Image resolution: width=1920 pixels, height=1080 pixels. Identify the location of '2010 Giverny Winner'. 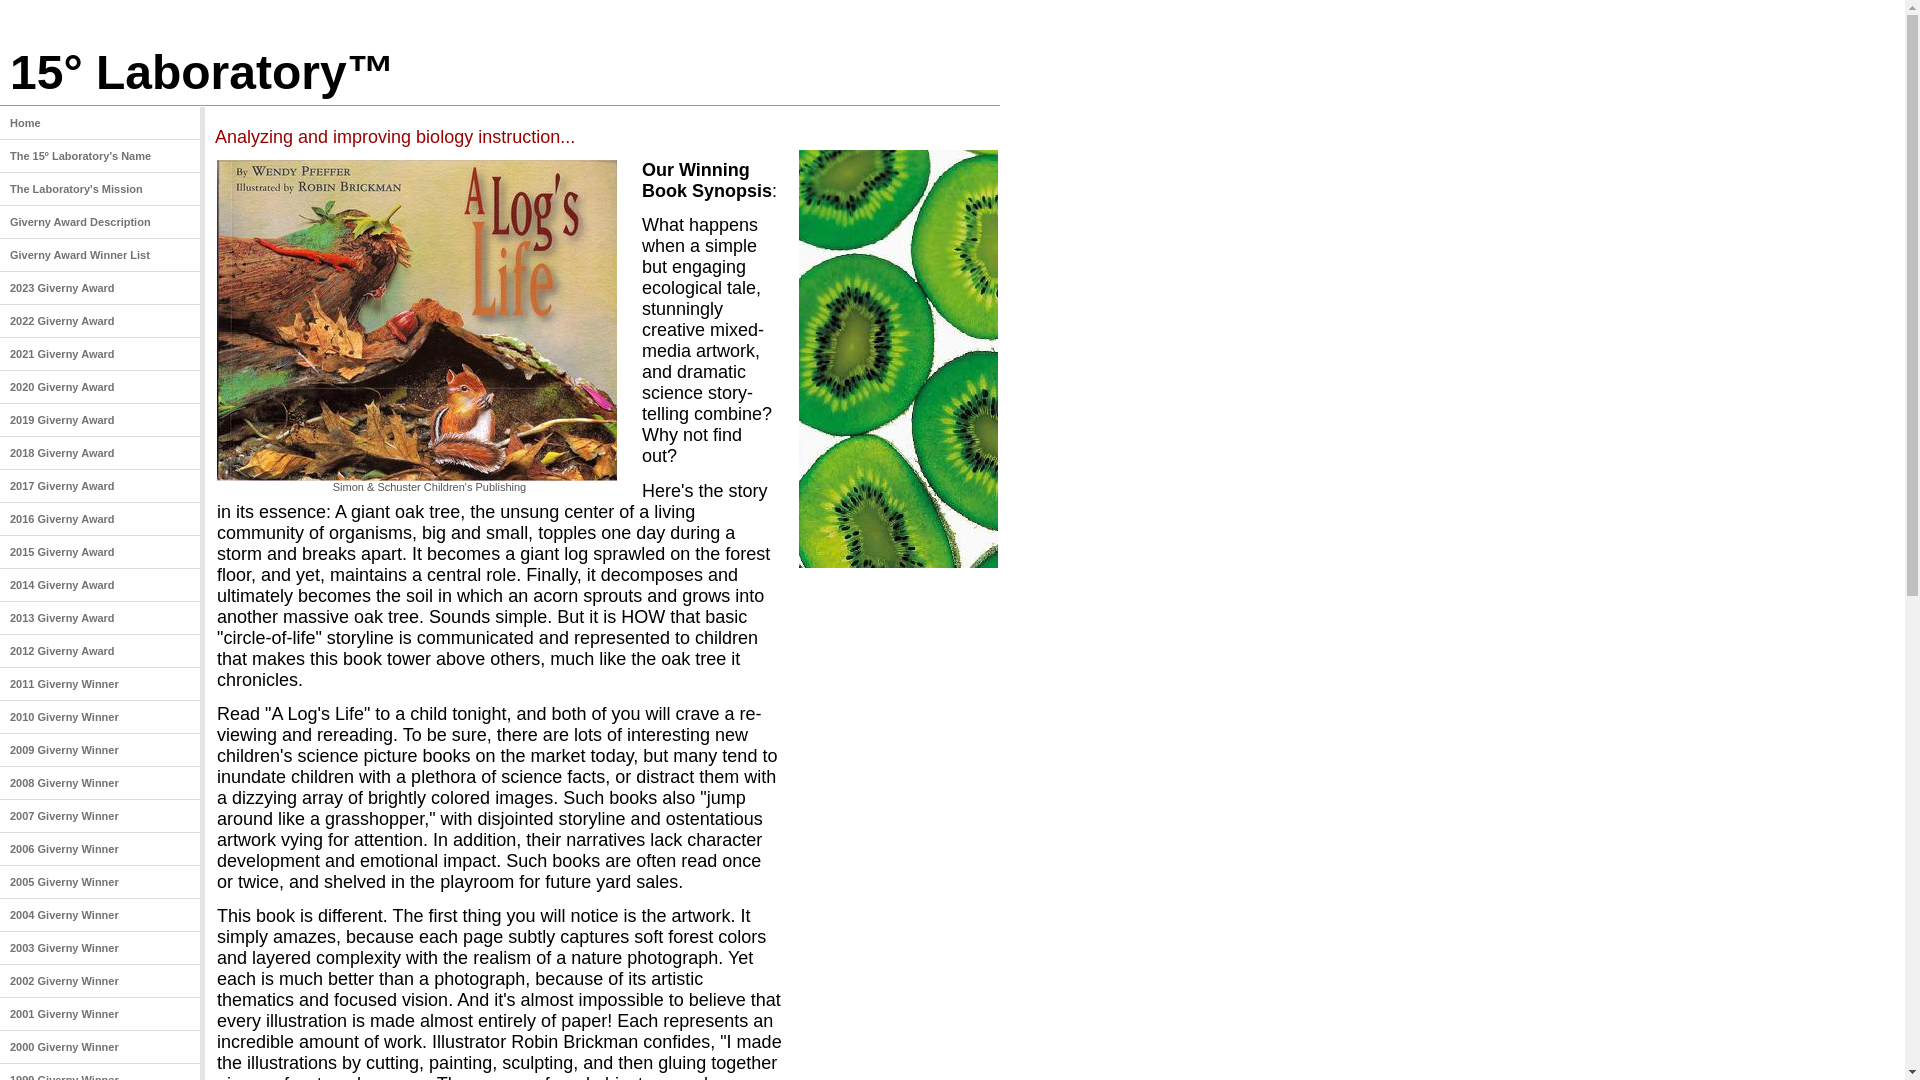
(99, 716).